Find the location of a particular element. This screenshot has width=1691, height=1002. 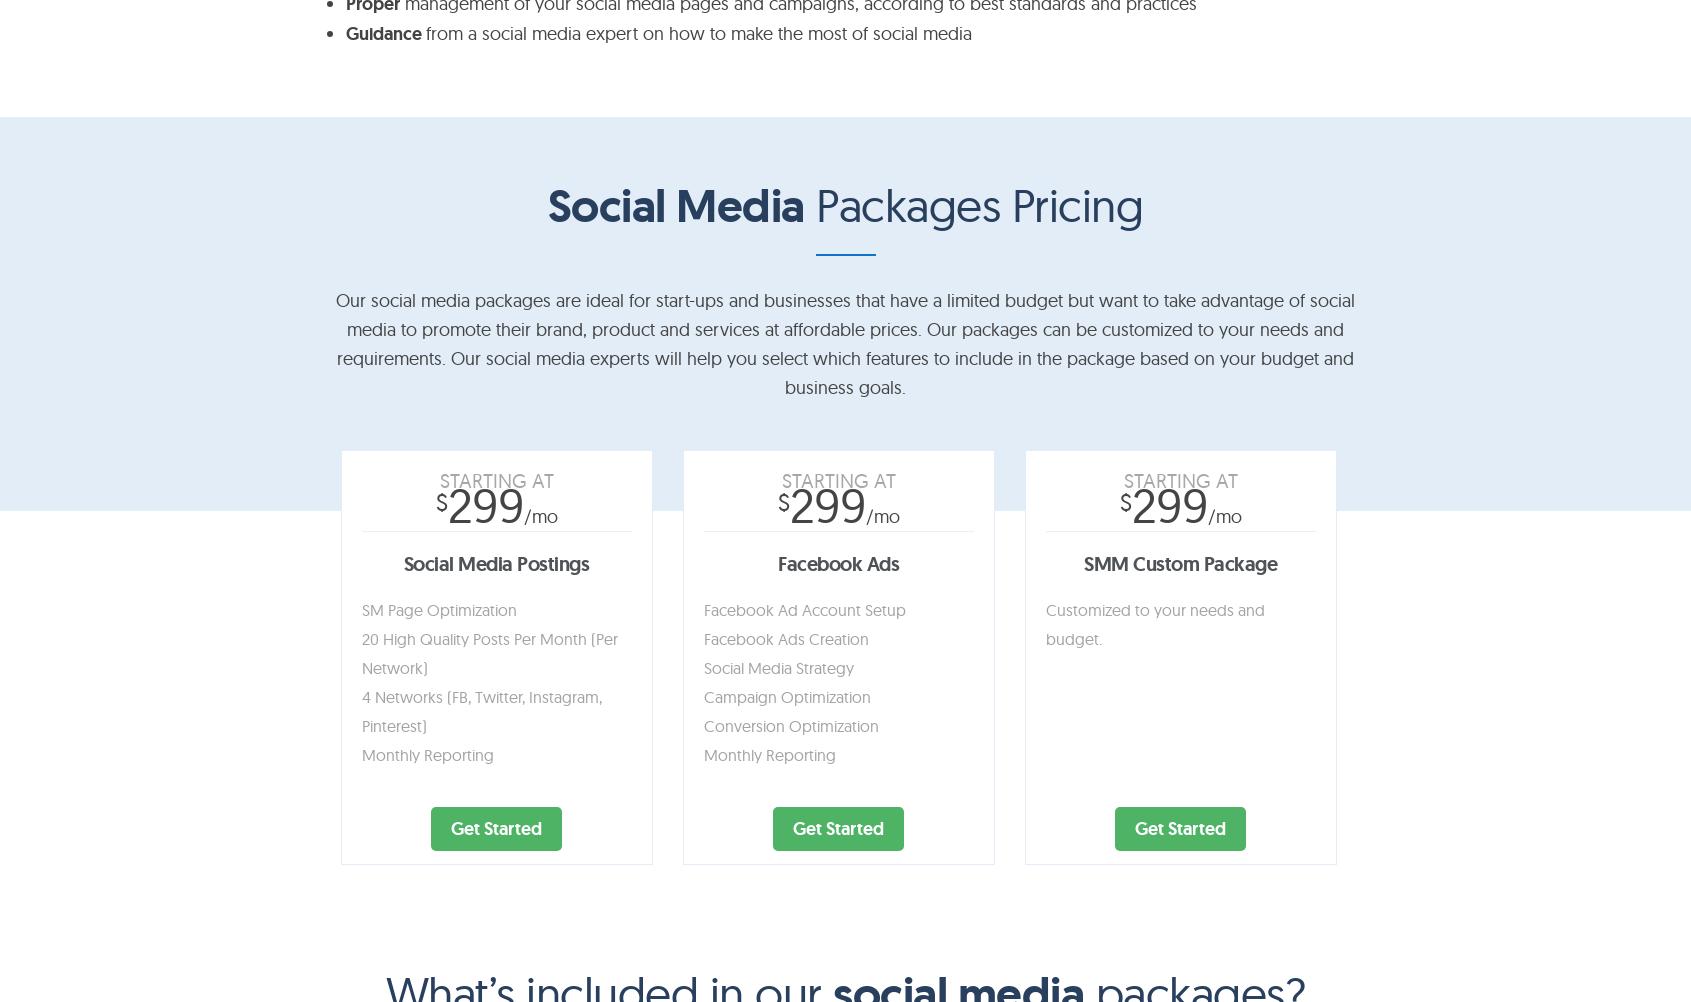

'Customized to your needs and budget.' is located at coordinates (1154, 622).